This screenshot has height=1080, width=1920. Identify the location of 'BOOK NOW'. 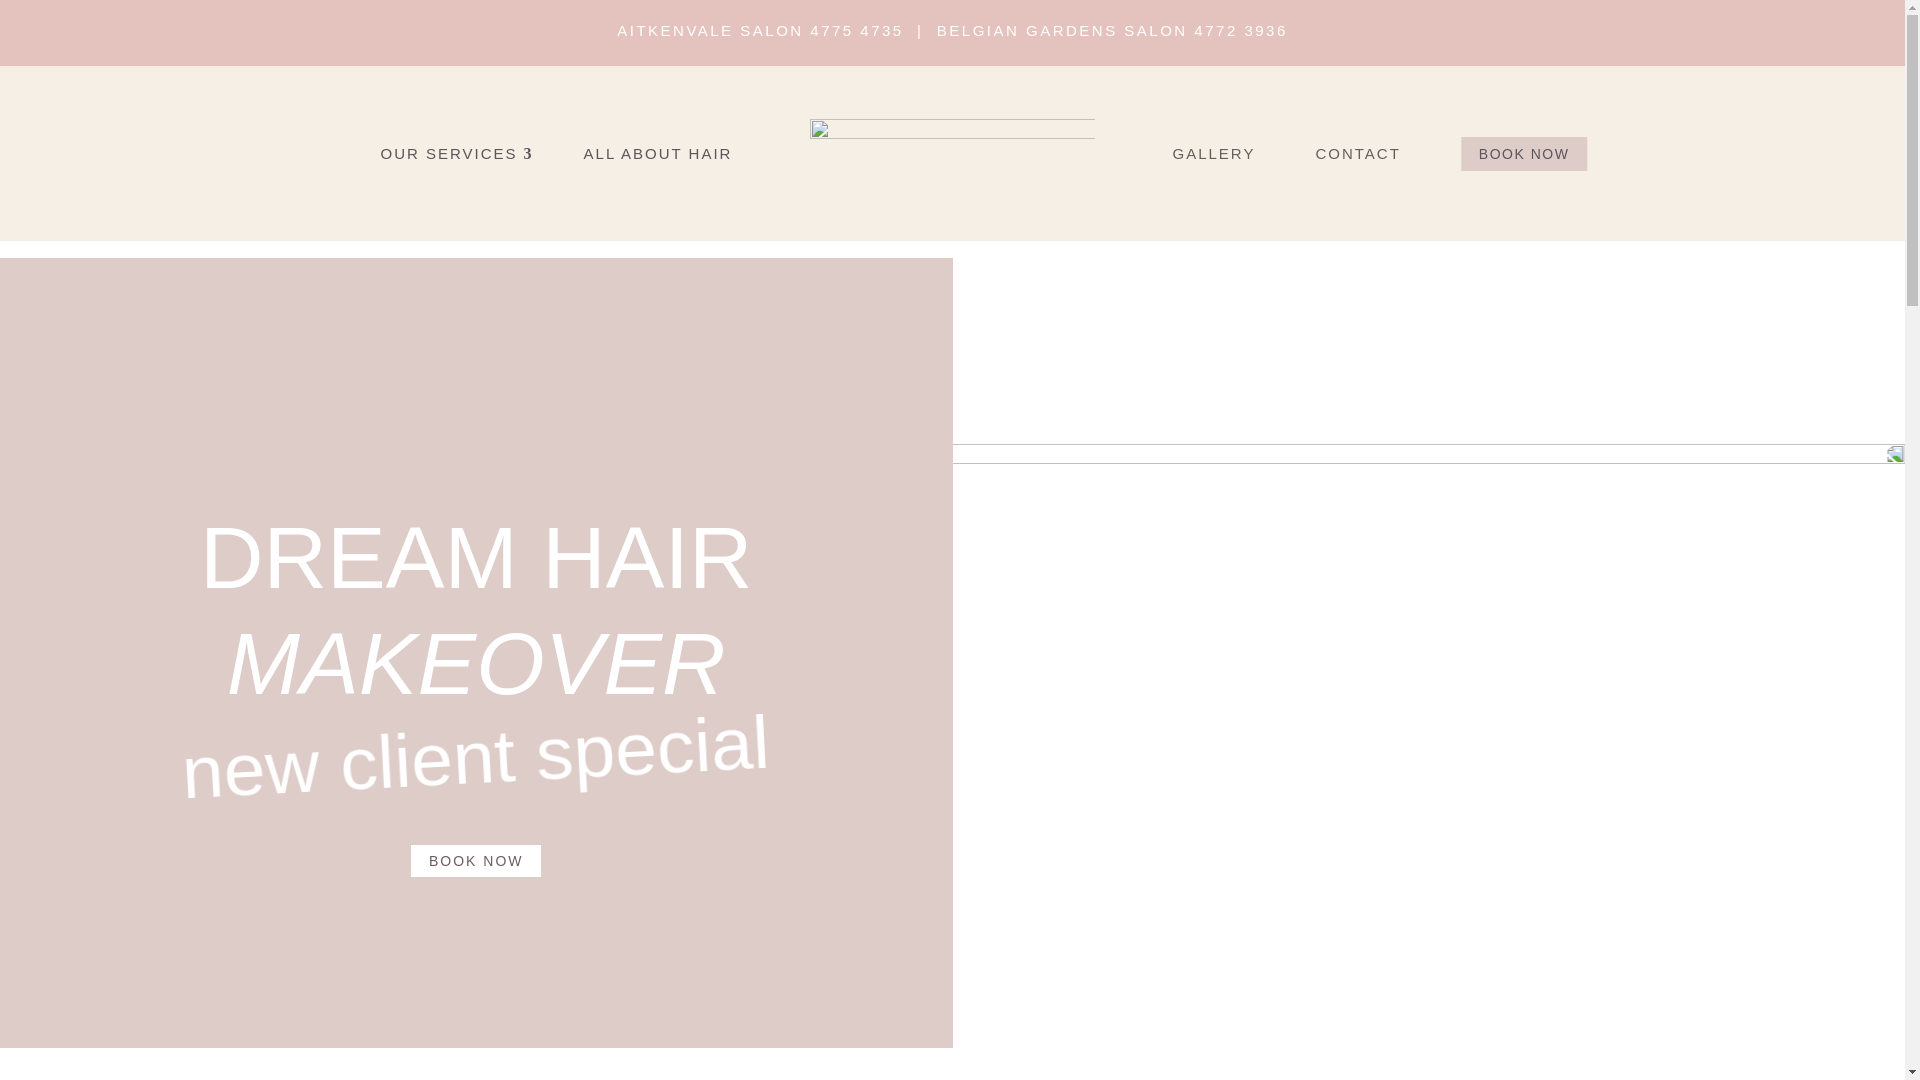
(1523, 152).